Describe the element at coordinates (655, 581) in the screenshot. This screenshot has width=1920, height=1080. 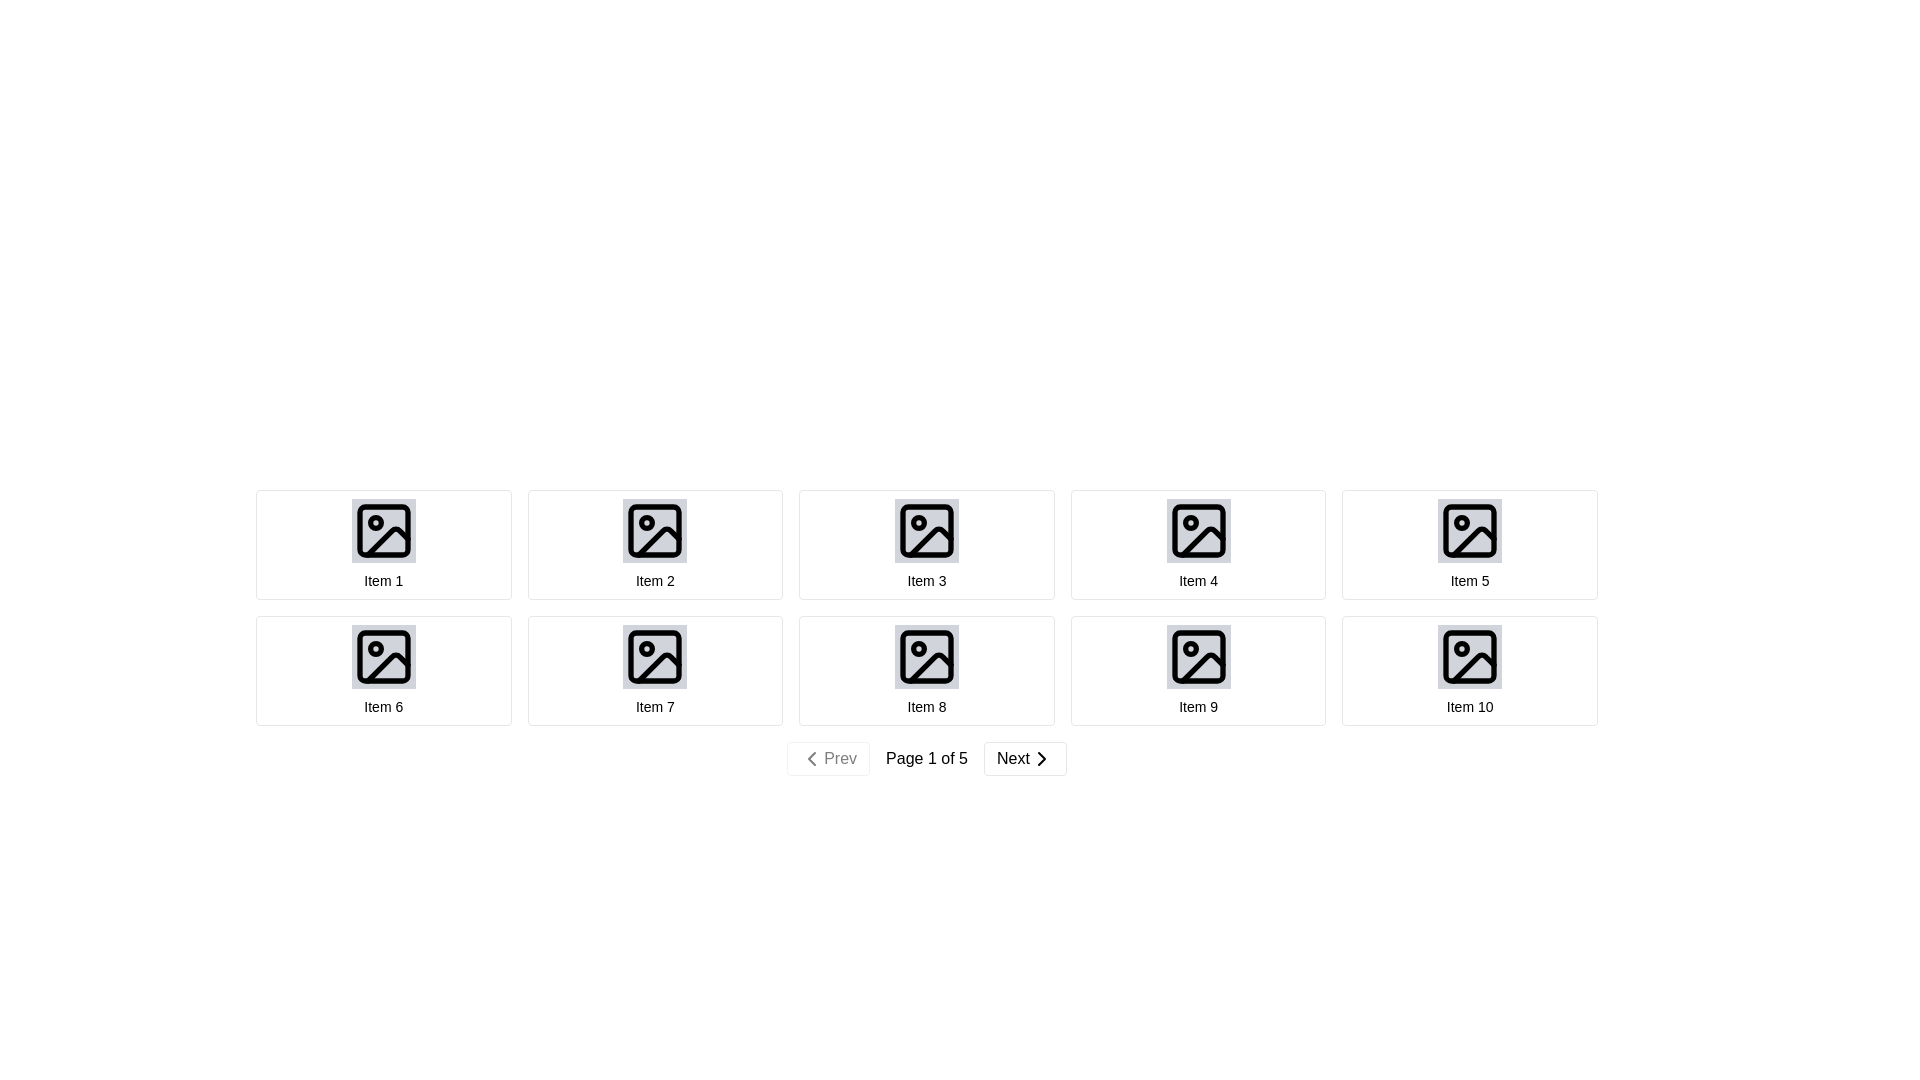
I see `the text label displaying 'Item 2', which is positioned slightly separated from the elements above and is the second item in a horizontal grid layout` at that location.